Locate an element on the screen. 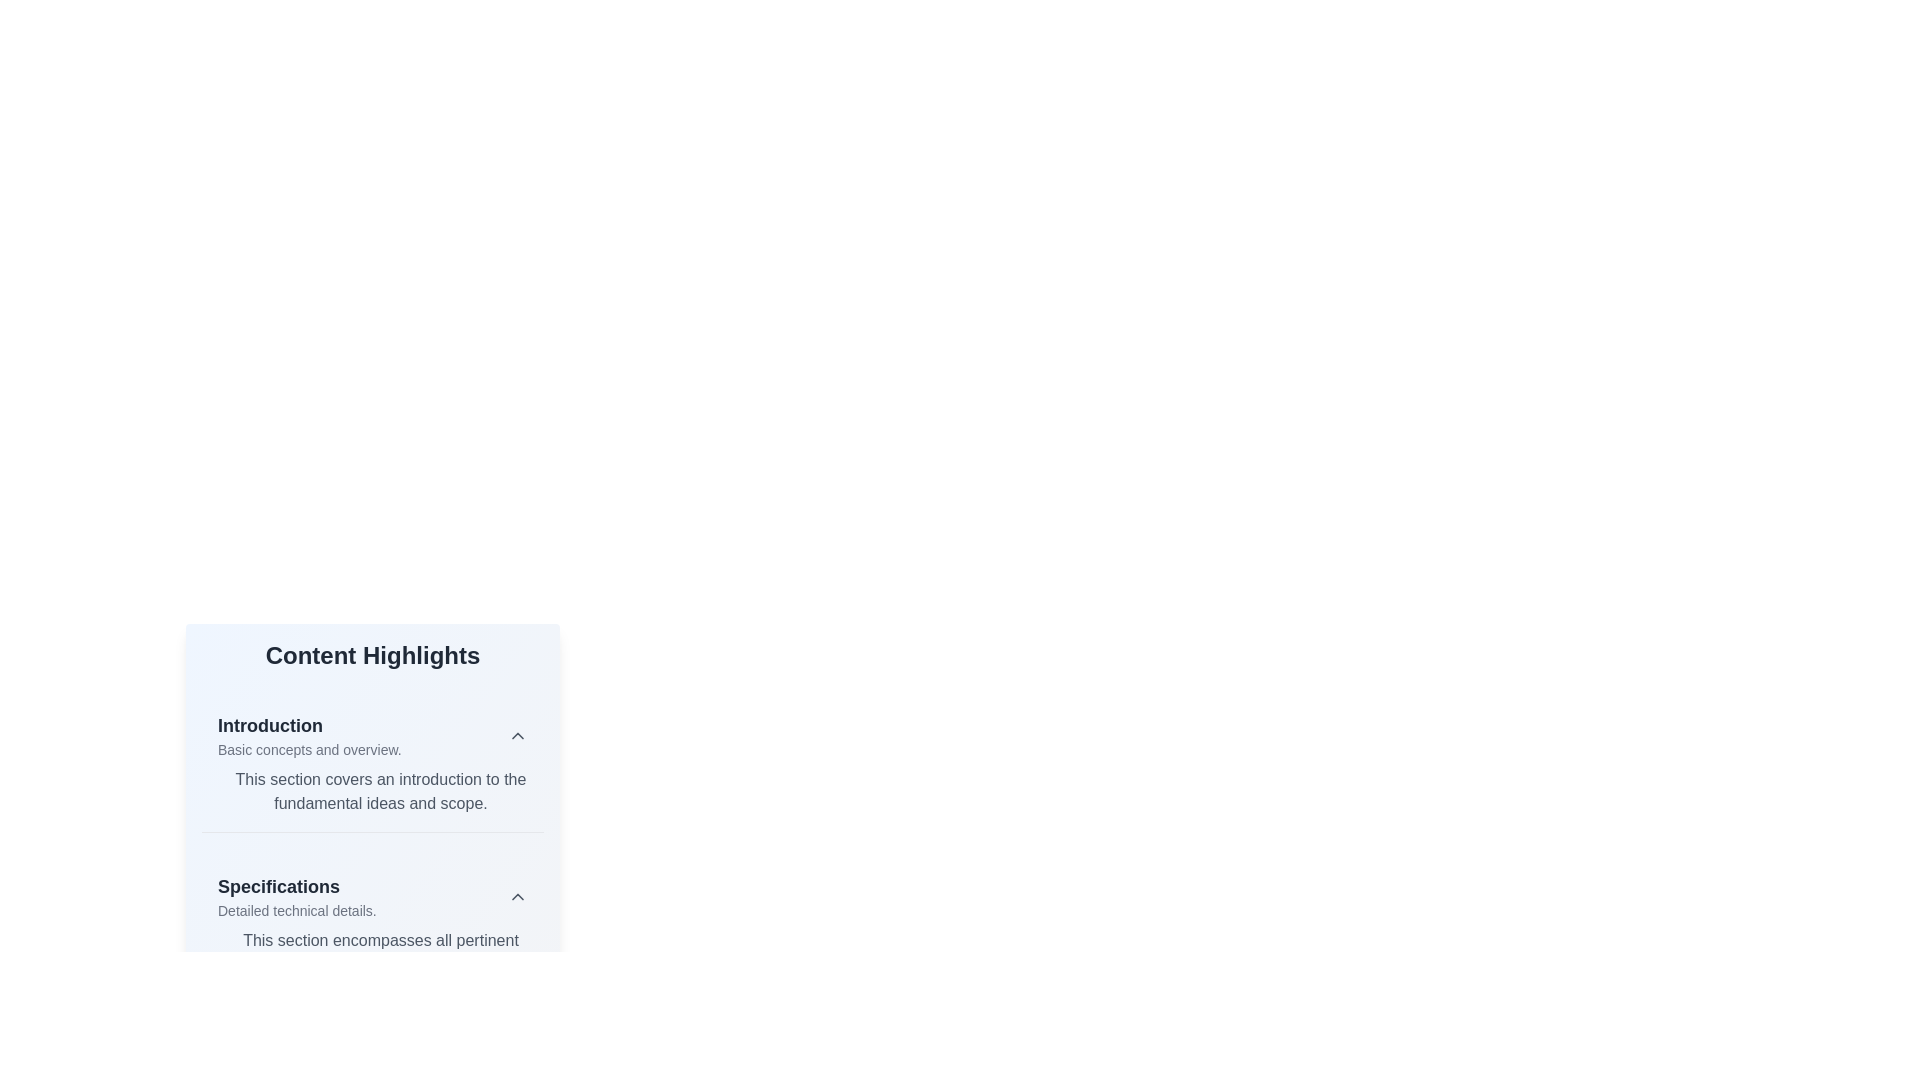 Image resolution: width=1920 pixels, height=1080 pixels. the title text label indicating the content scope in the 'Content Highlights' section is located at coordinates (308, 725).